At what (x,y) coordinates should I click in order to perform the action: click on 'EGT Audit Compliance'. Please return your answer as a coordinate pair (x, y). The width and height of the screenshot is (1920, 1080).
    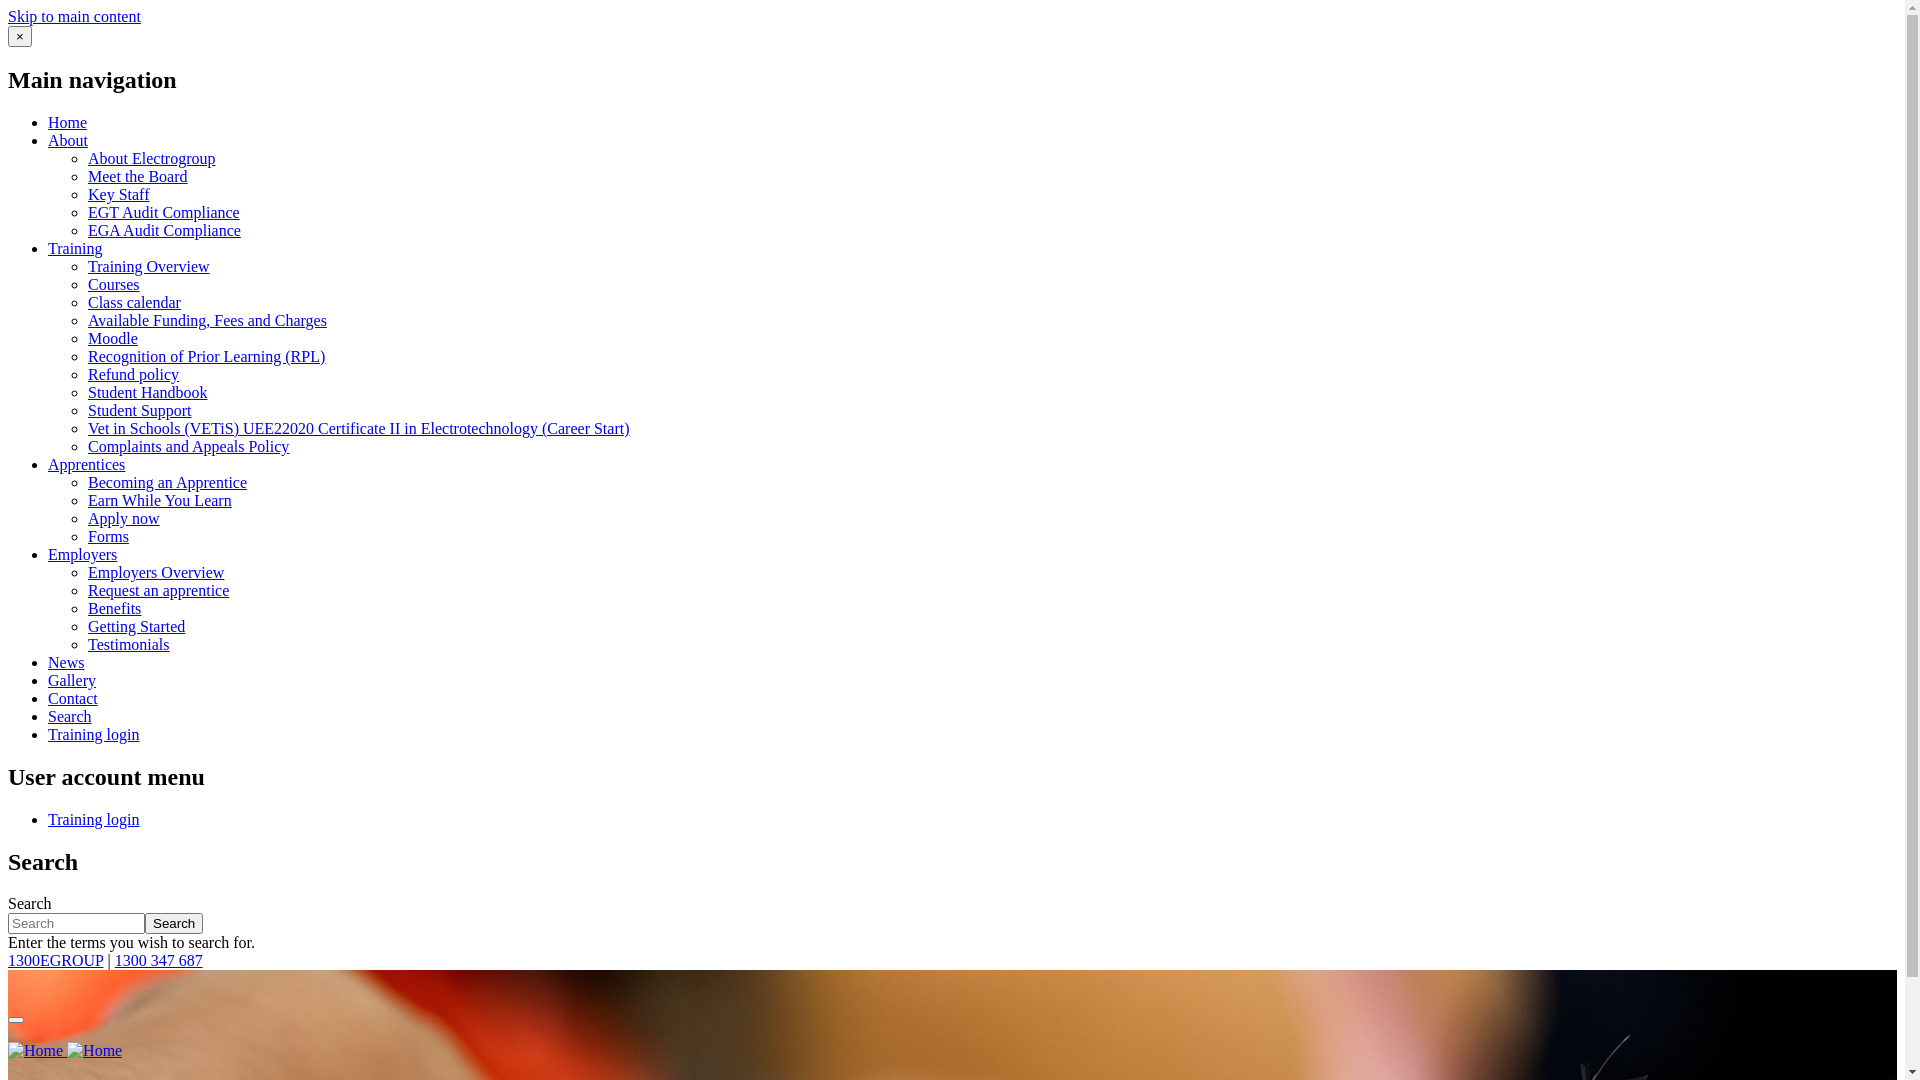
    Looking at the image, I should click on (163, 212).